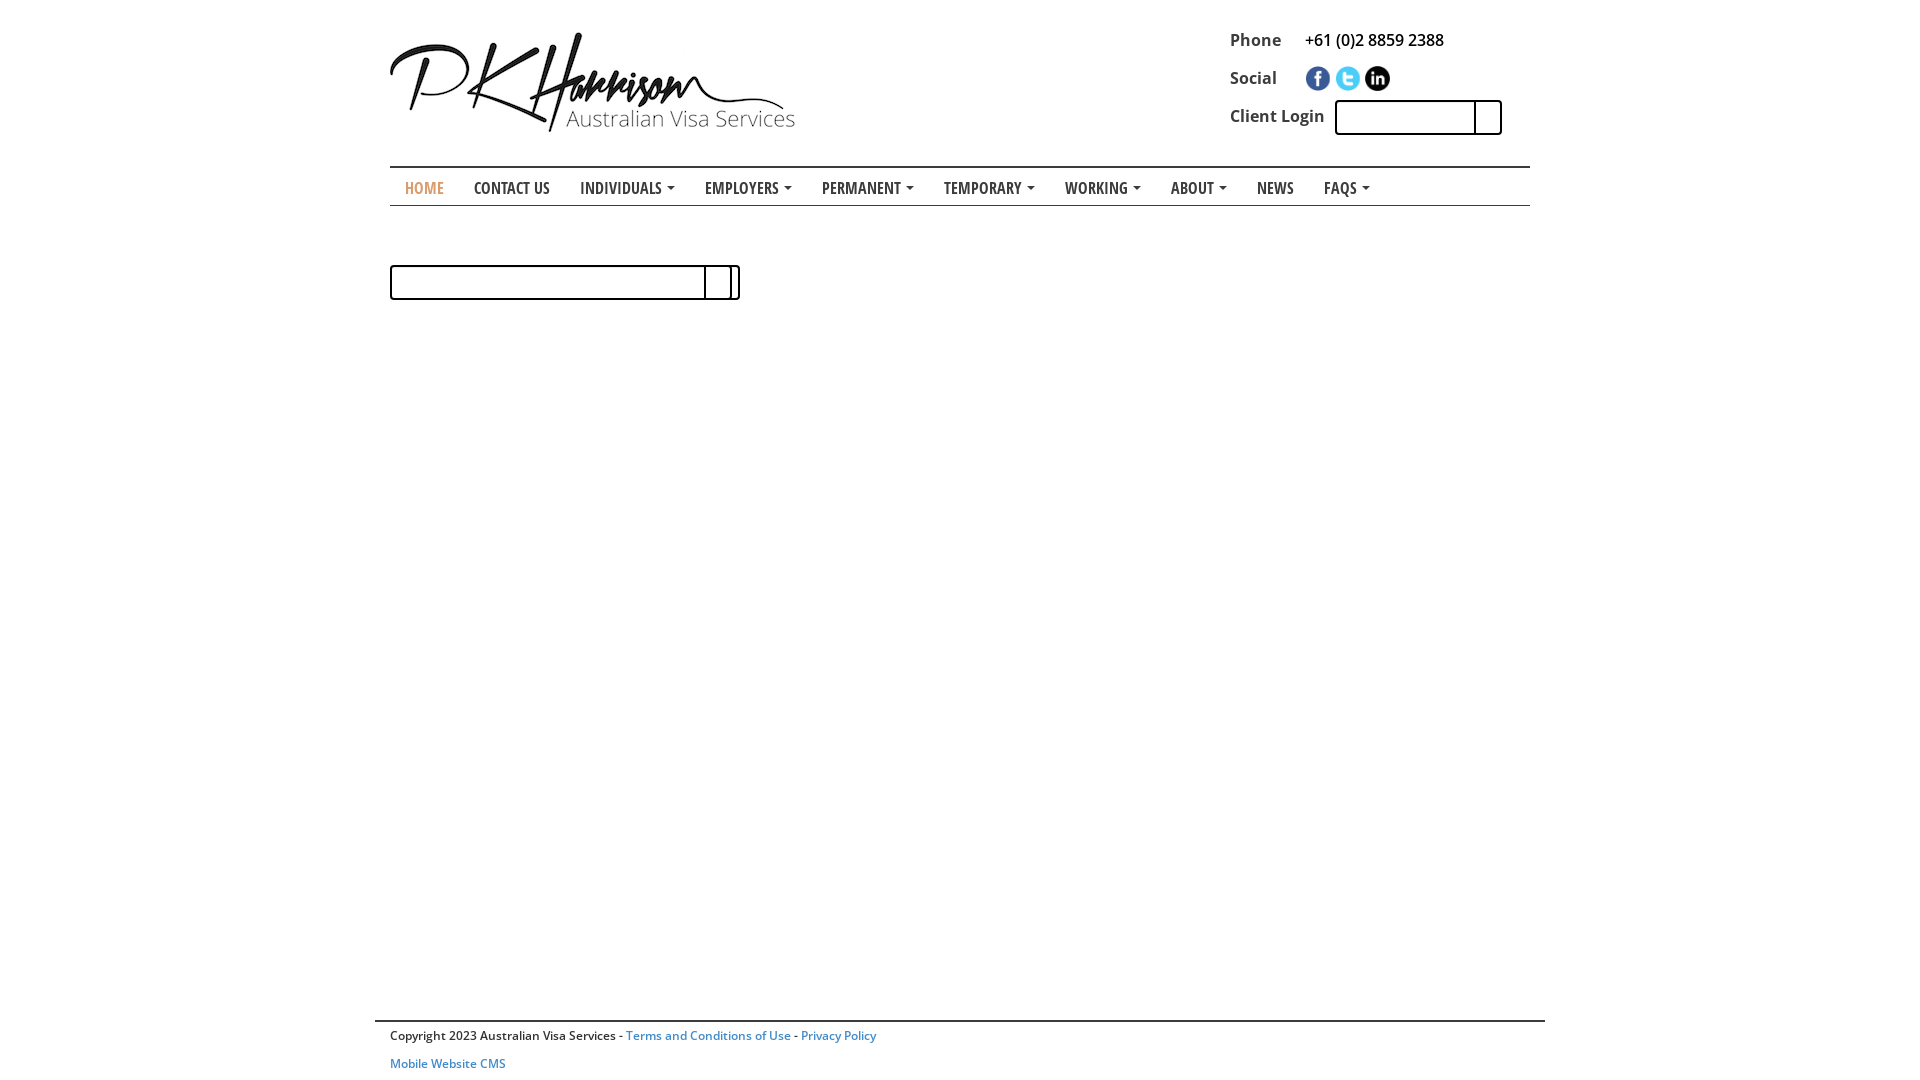 This screenshot has width=1920, height=1080. What do you see at coordinates (512, 186) in the screenshot?
I see `'CONTACT US'` at bounding box center [512, 186].